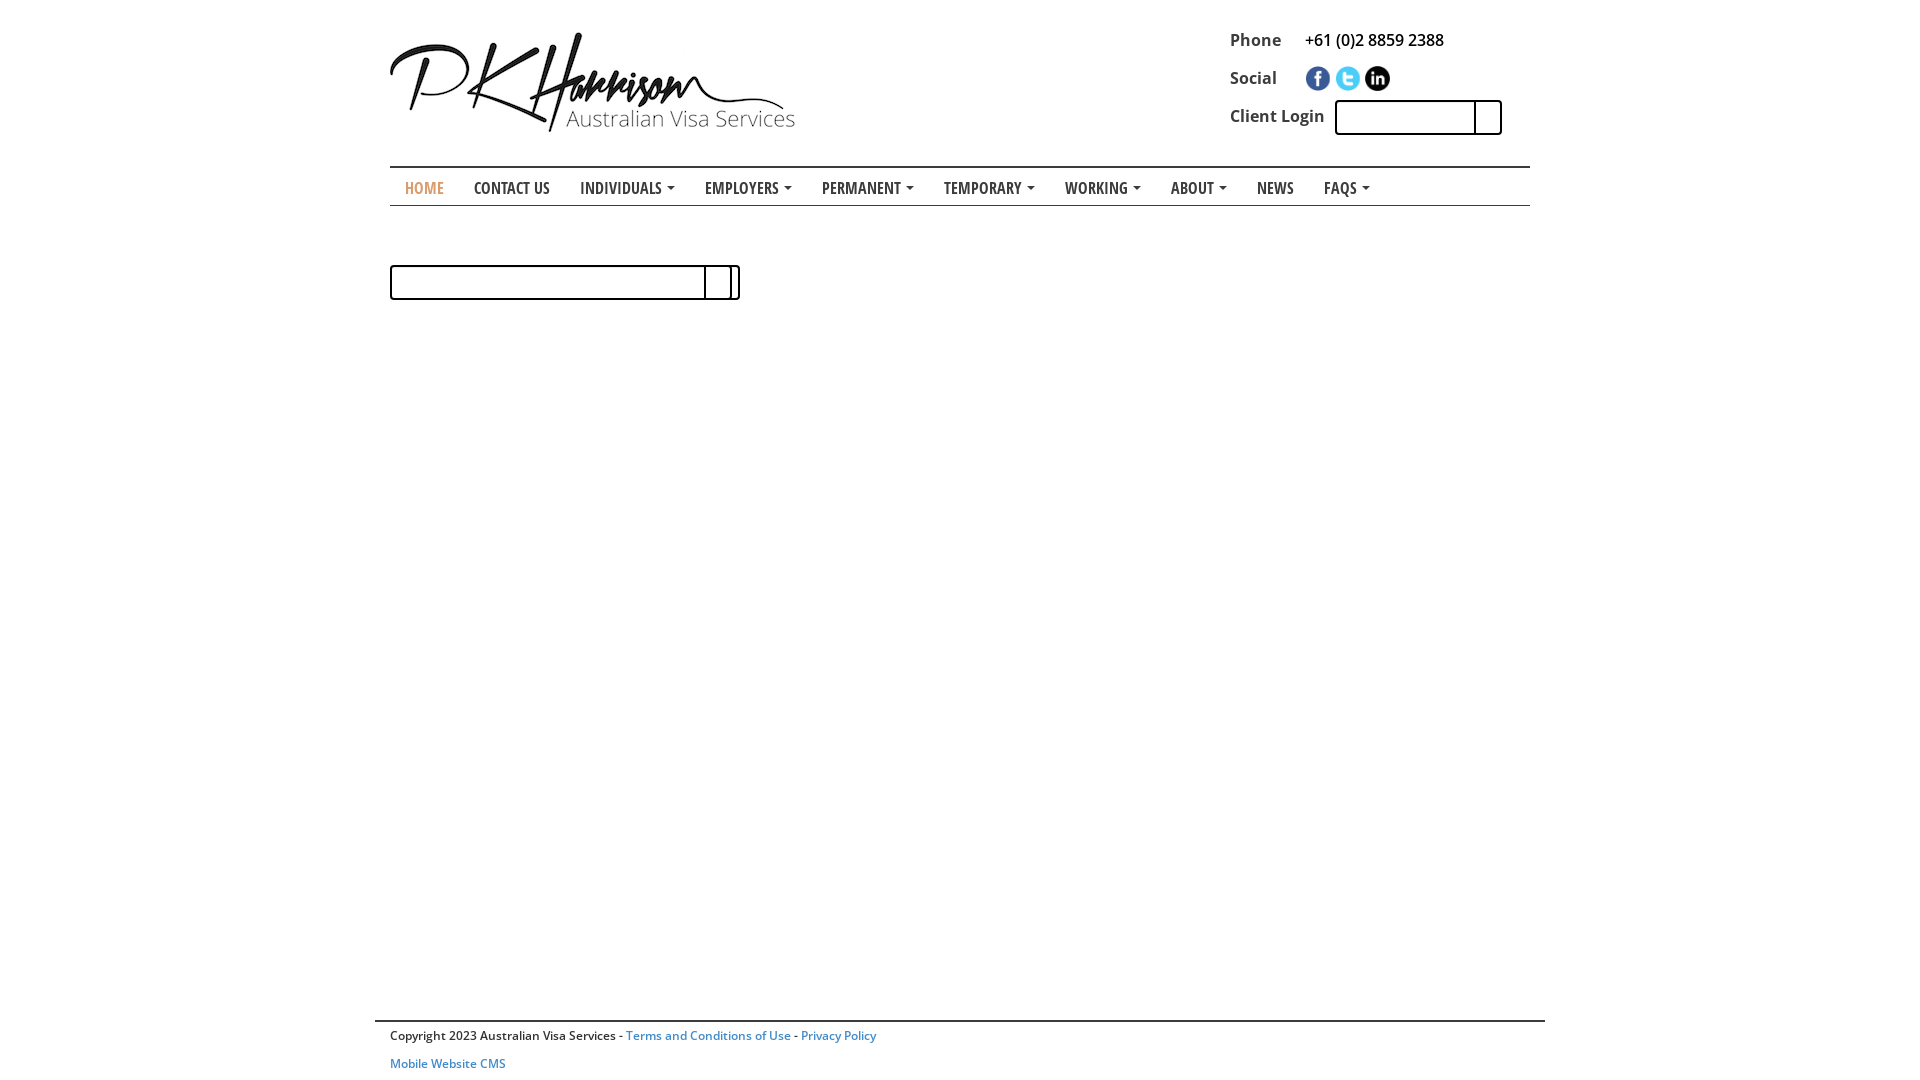 This screenshot has width=1920, height=1080. What do you see at coordinates (512, 186) in the screenshot?
I see `'CONTACT US'` at bounding box center [512, 186].